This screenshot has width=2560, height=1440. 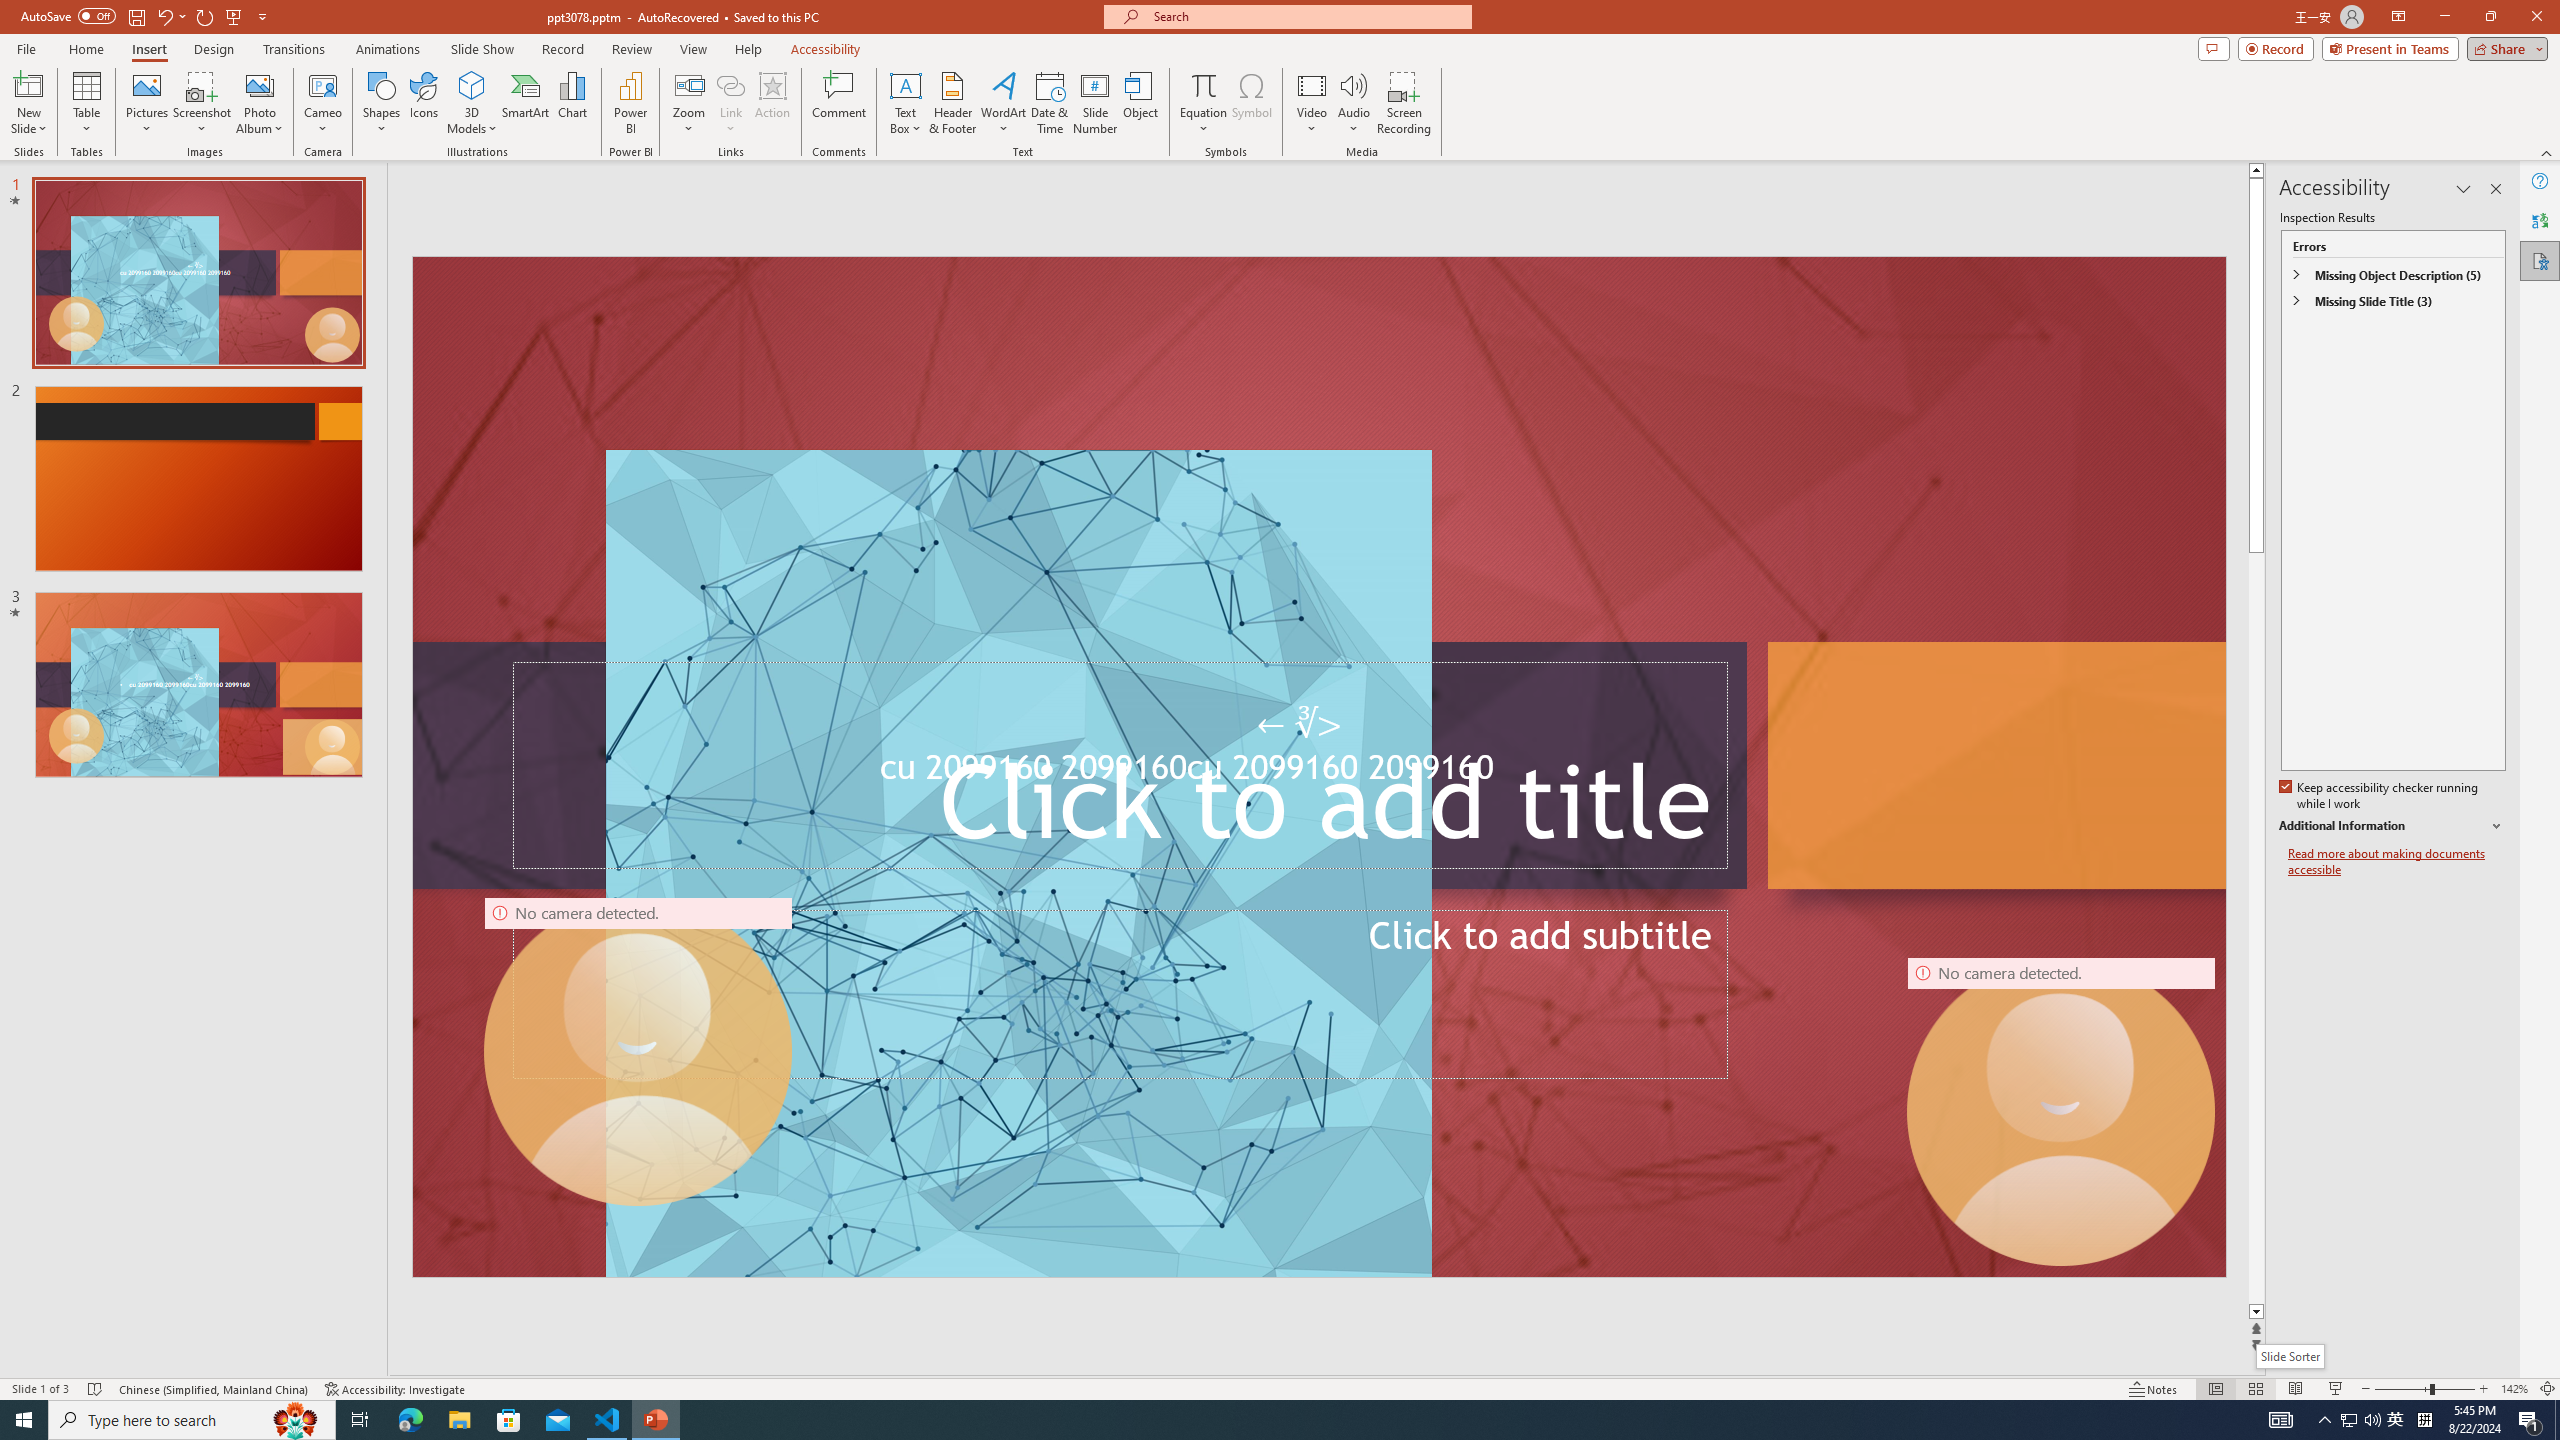 I want to click on 'Collapse the Ribbon', so click(x=2547, y=153).